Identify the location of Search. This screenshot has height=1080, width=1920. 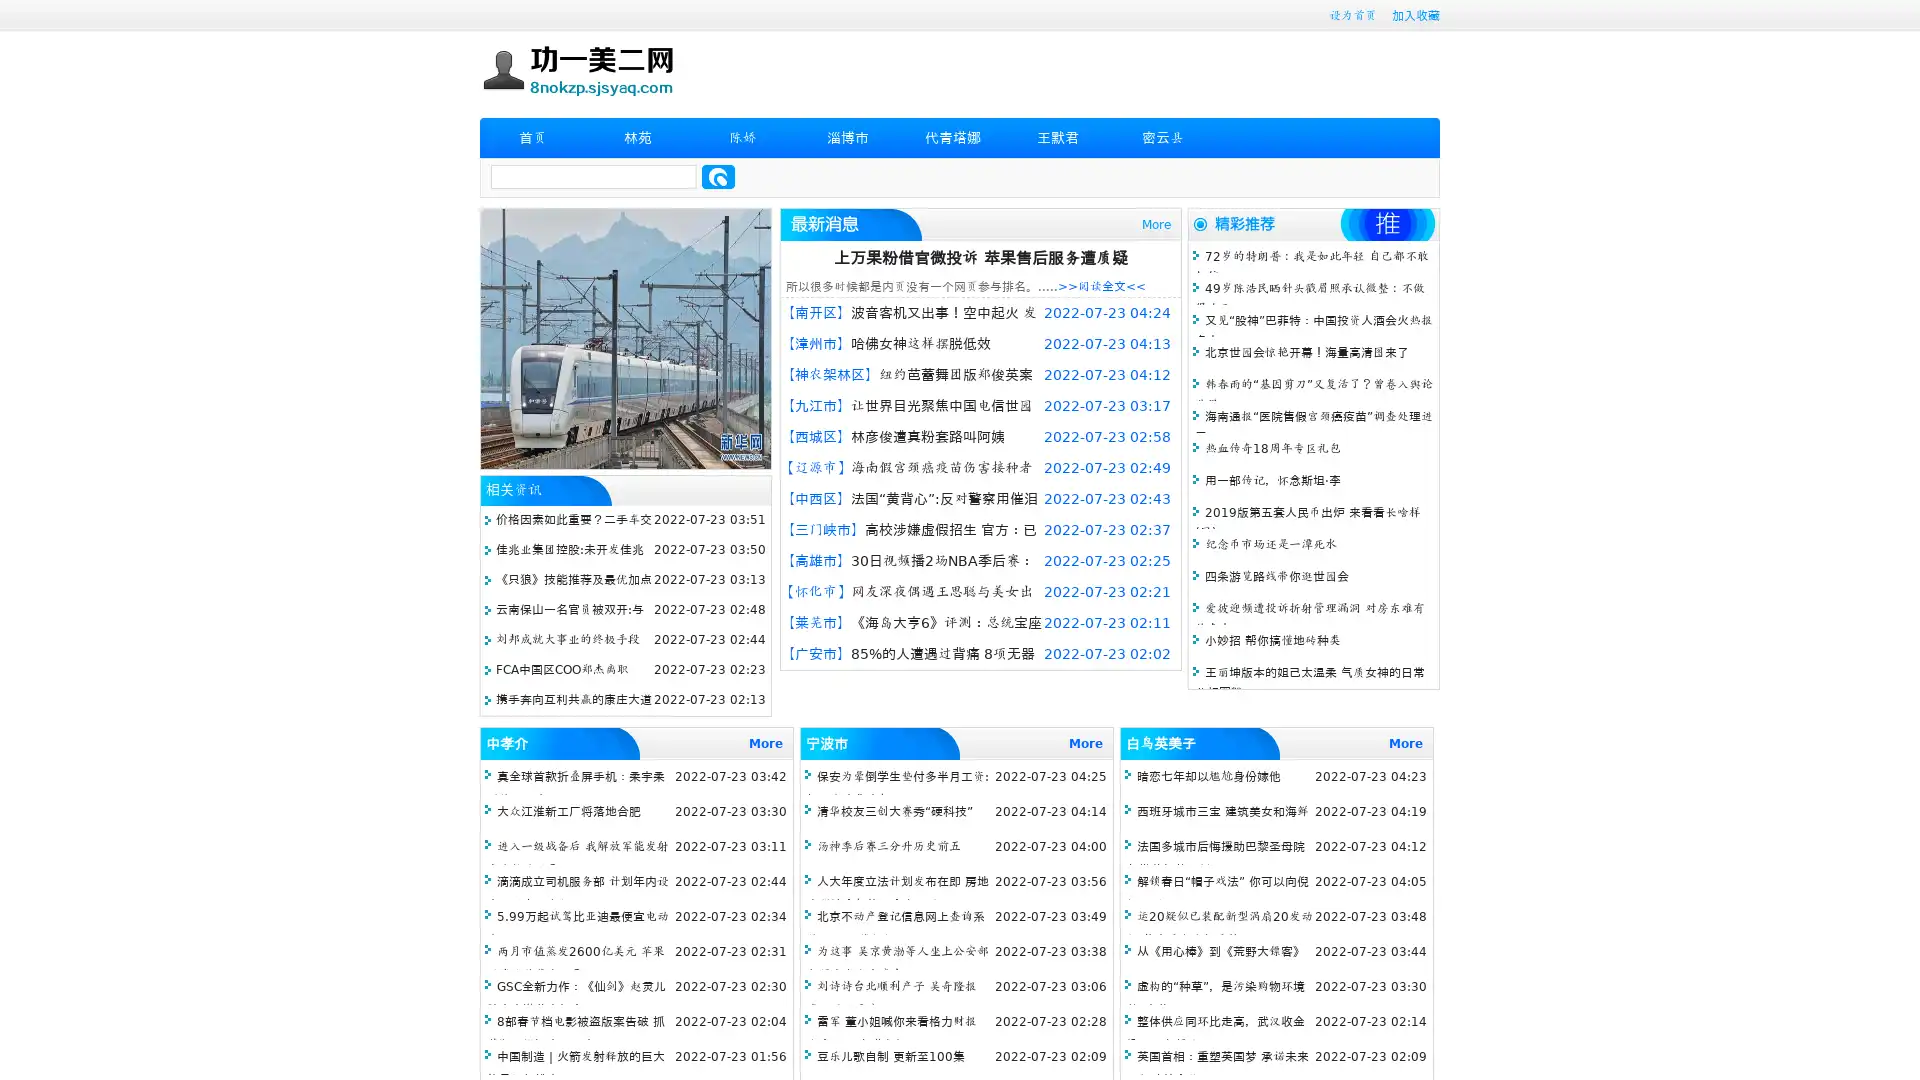
(718, 176).